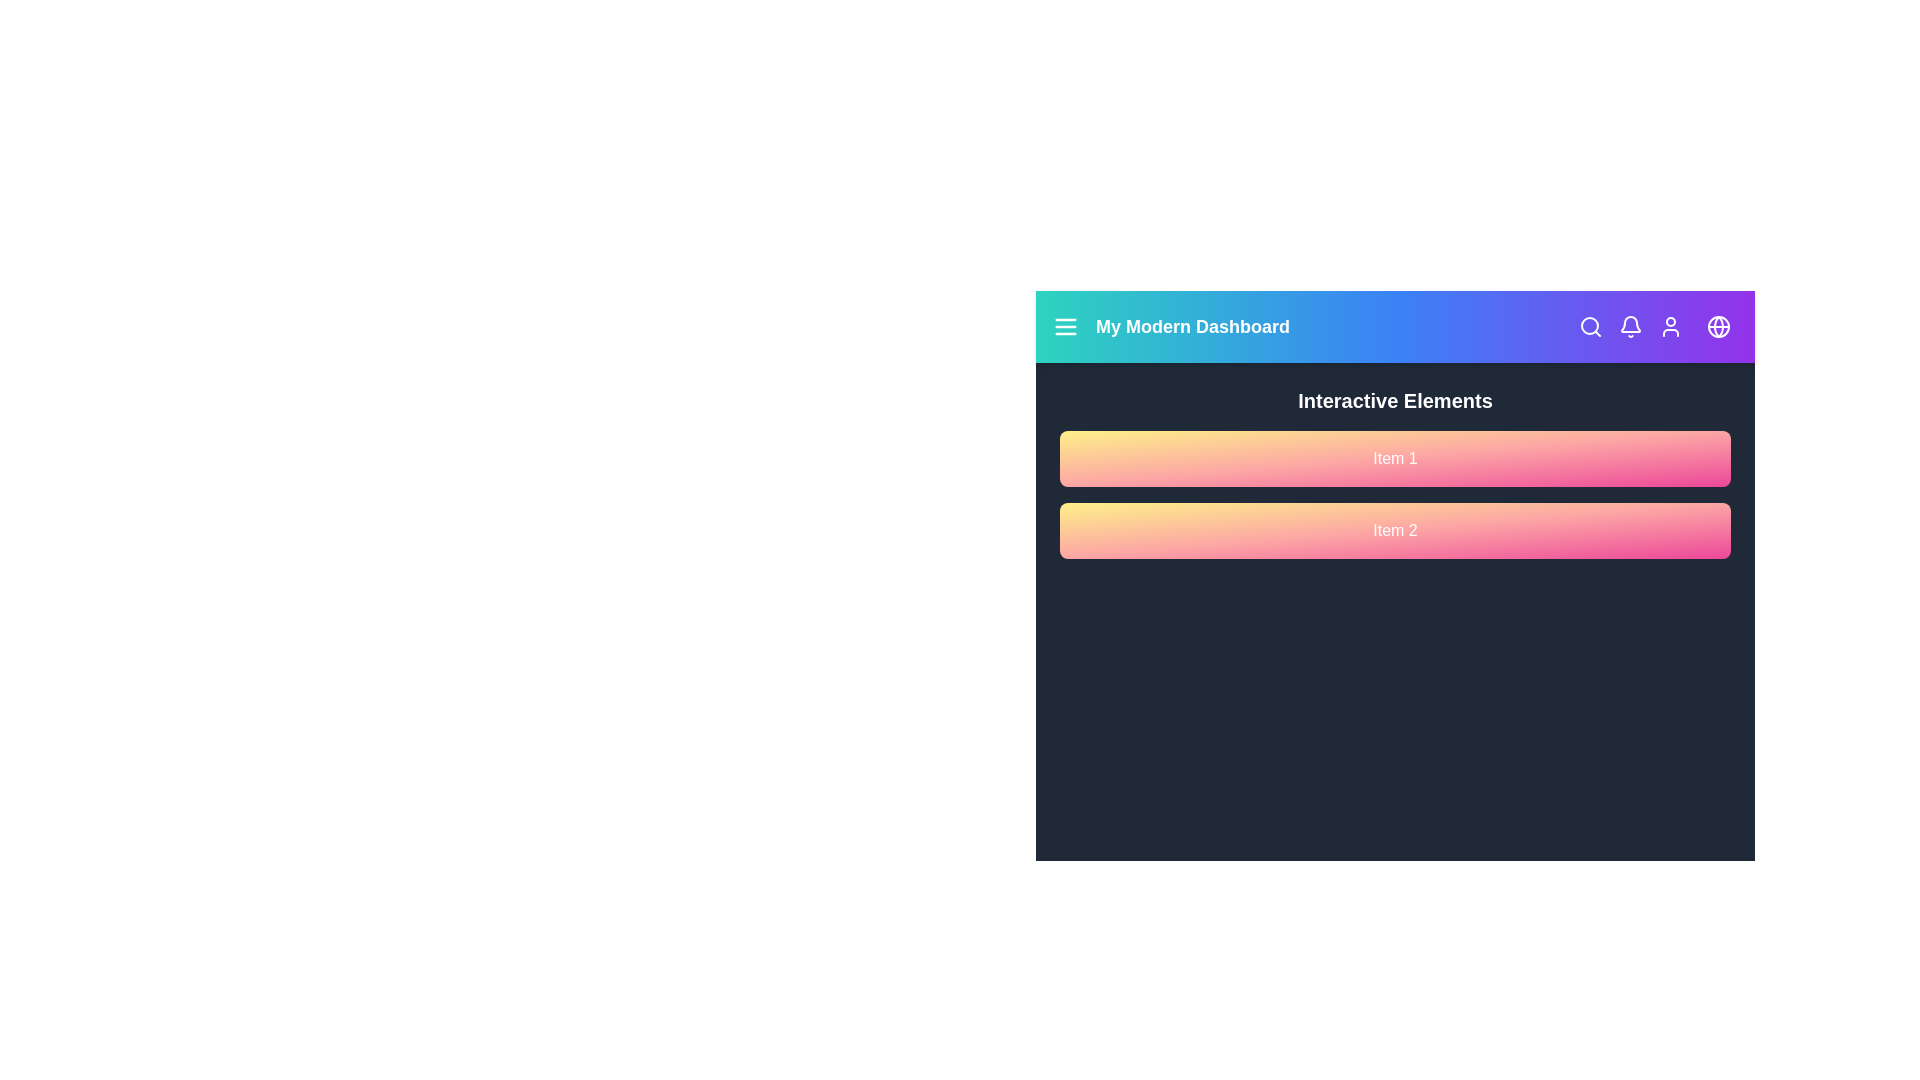 The width and height of the screenshot is (1920, 1080). Describe the element at coordinates (1717, 326) in the screenshot. I see `the button with the globe or calendar icon to toggle dark mode` at that location.